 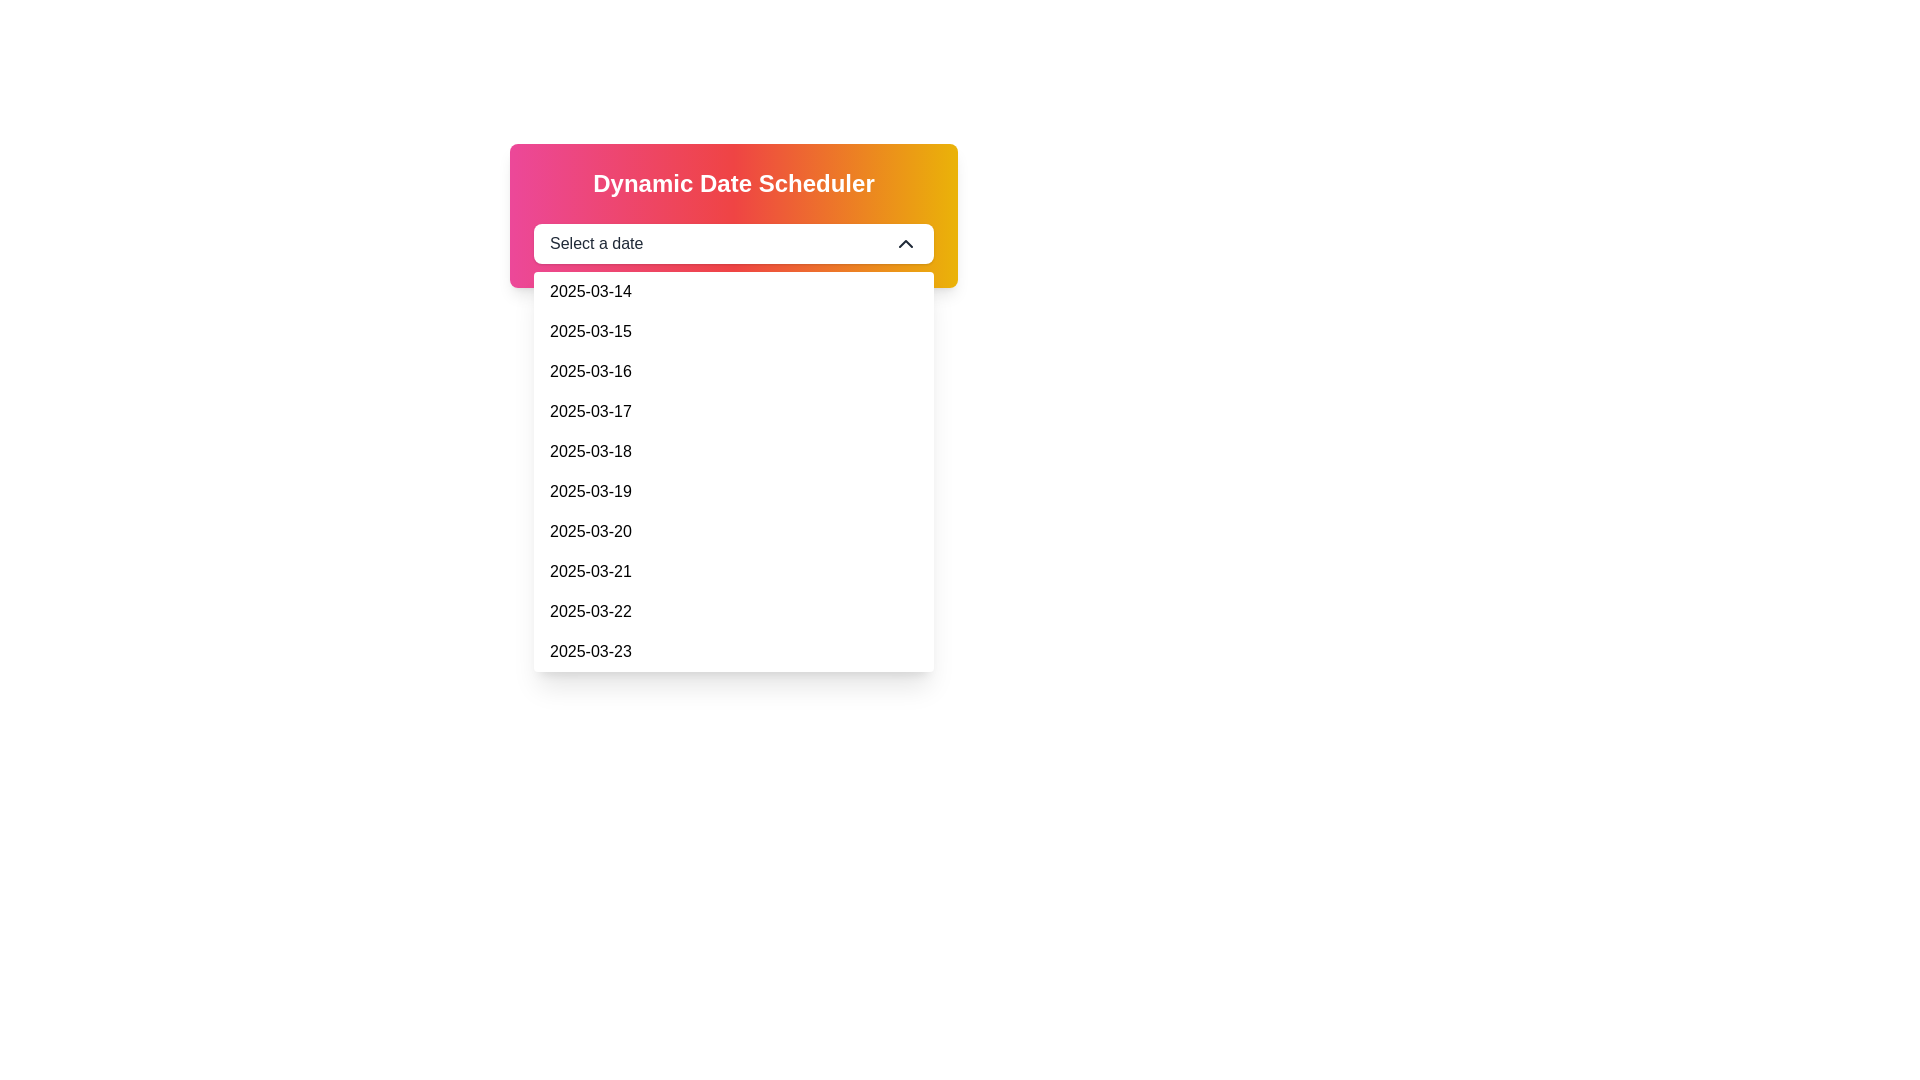 What do you see at coordinates (733, 611) in the screenshot?
I see `the dropdown list item displaying the date '2025-03-22'` at bounding box center [733, 611].